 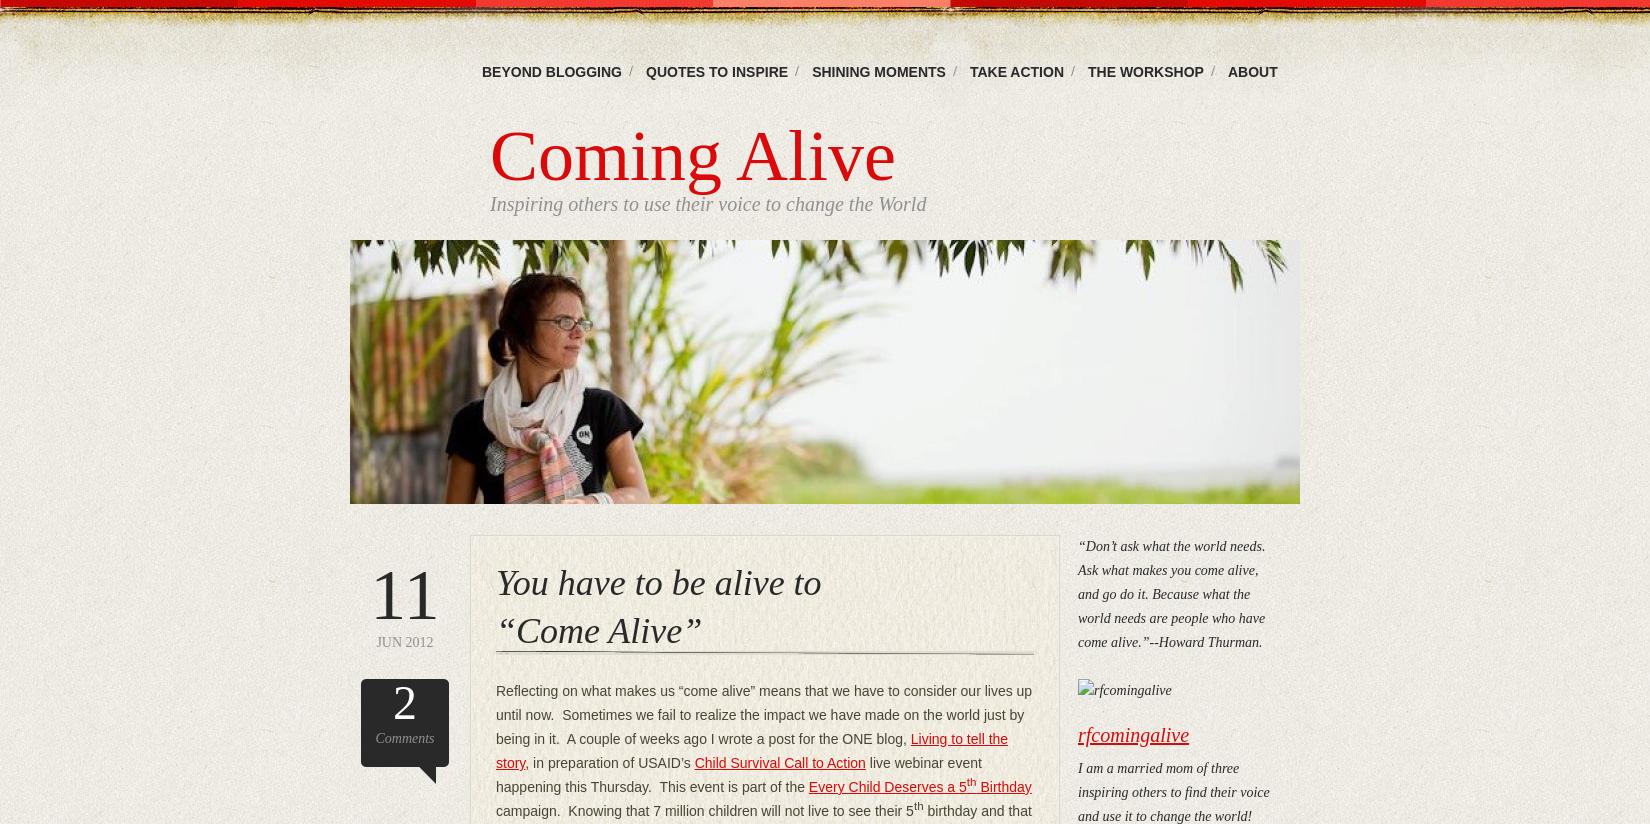 I want to click on '2', so click(x=405, y=701).